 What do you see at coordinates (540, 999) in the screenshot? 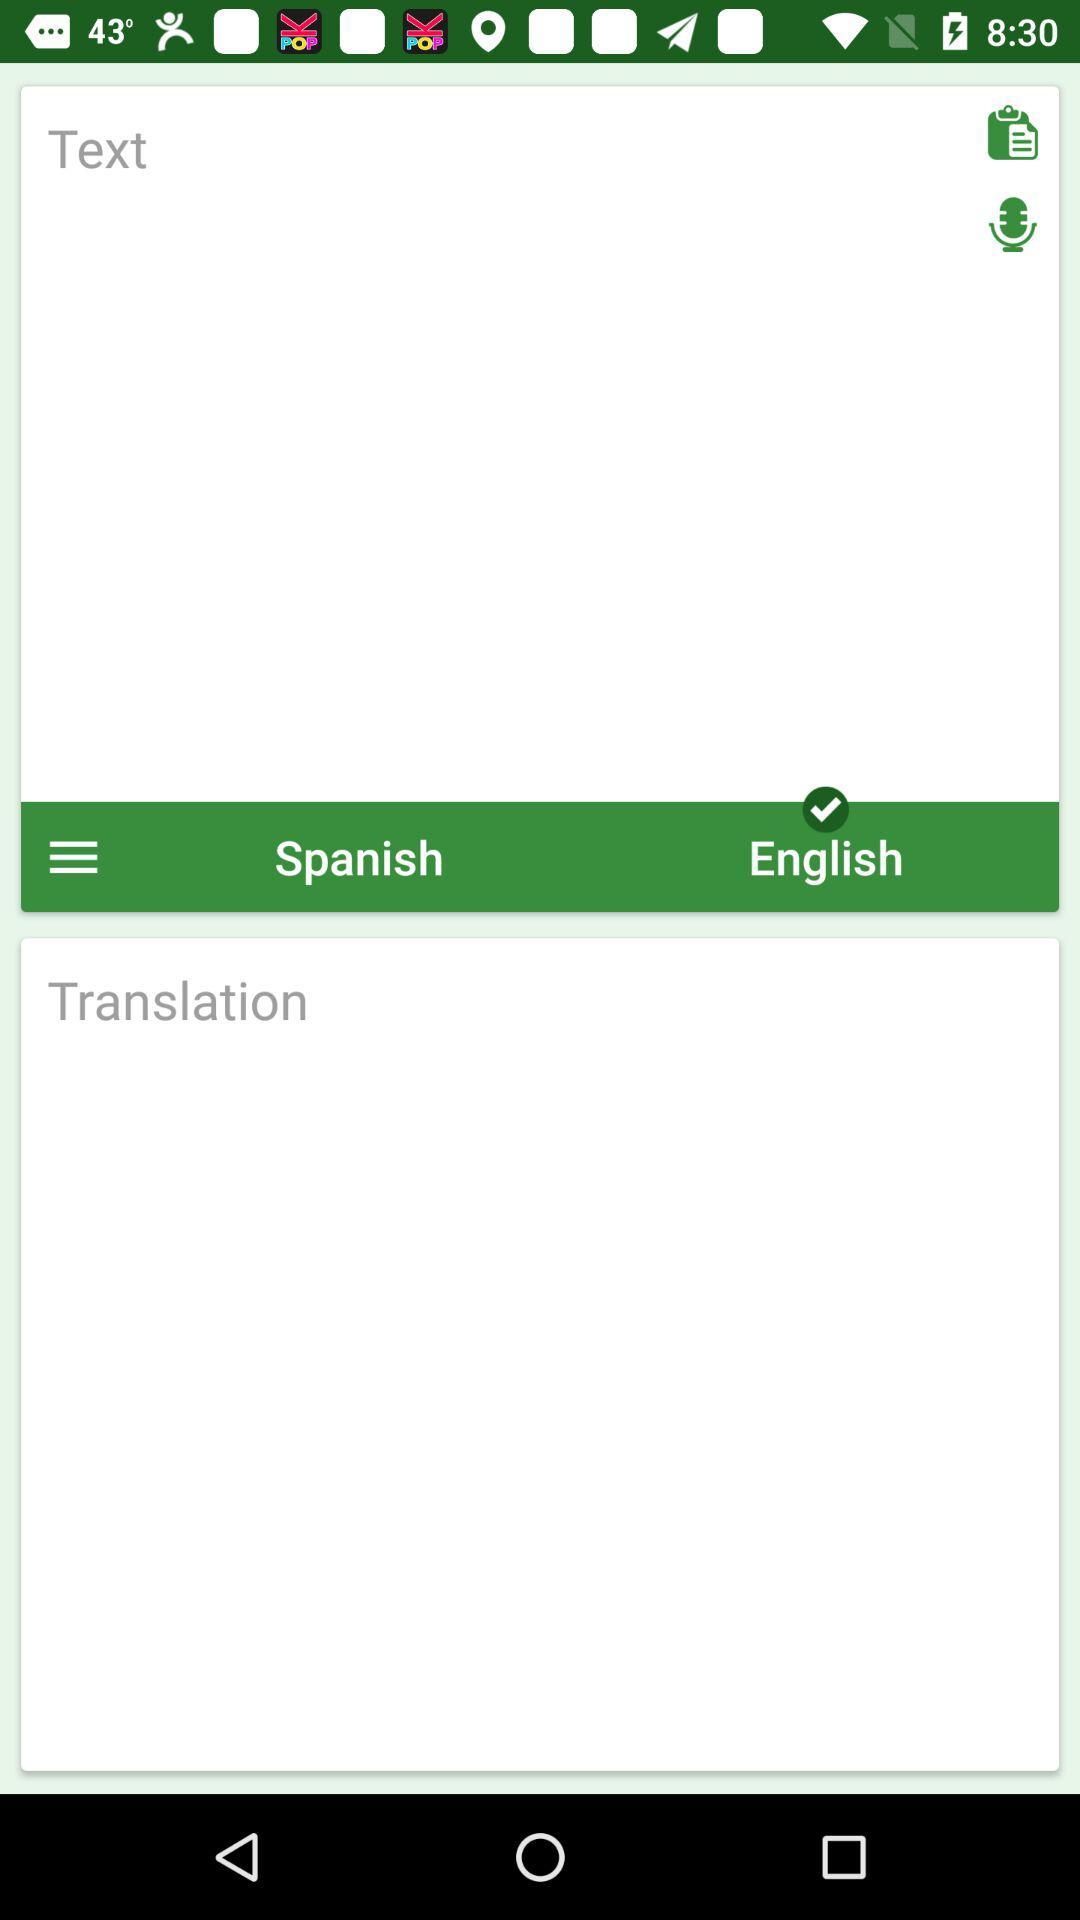
I see `this button is used to transcribe the word` at bounding box center [540, 999].